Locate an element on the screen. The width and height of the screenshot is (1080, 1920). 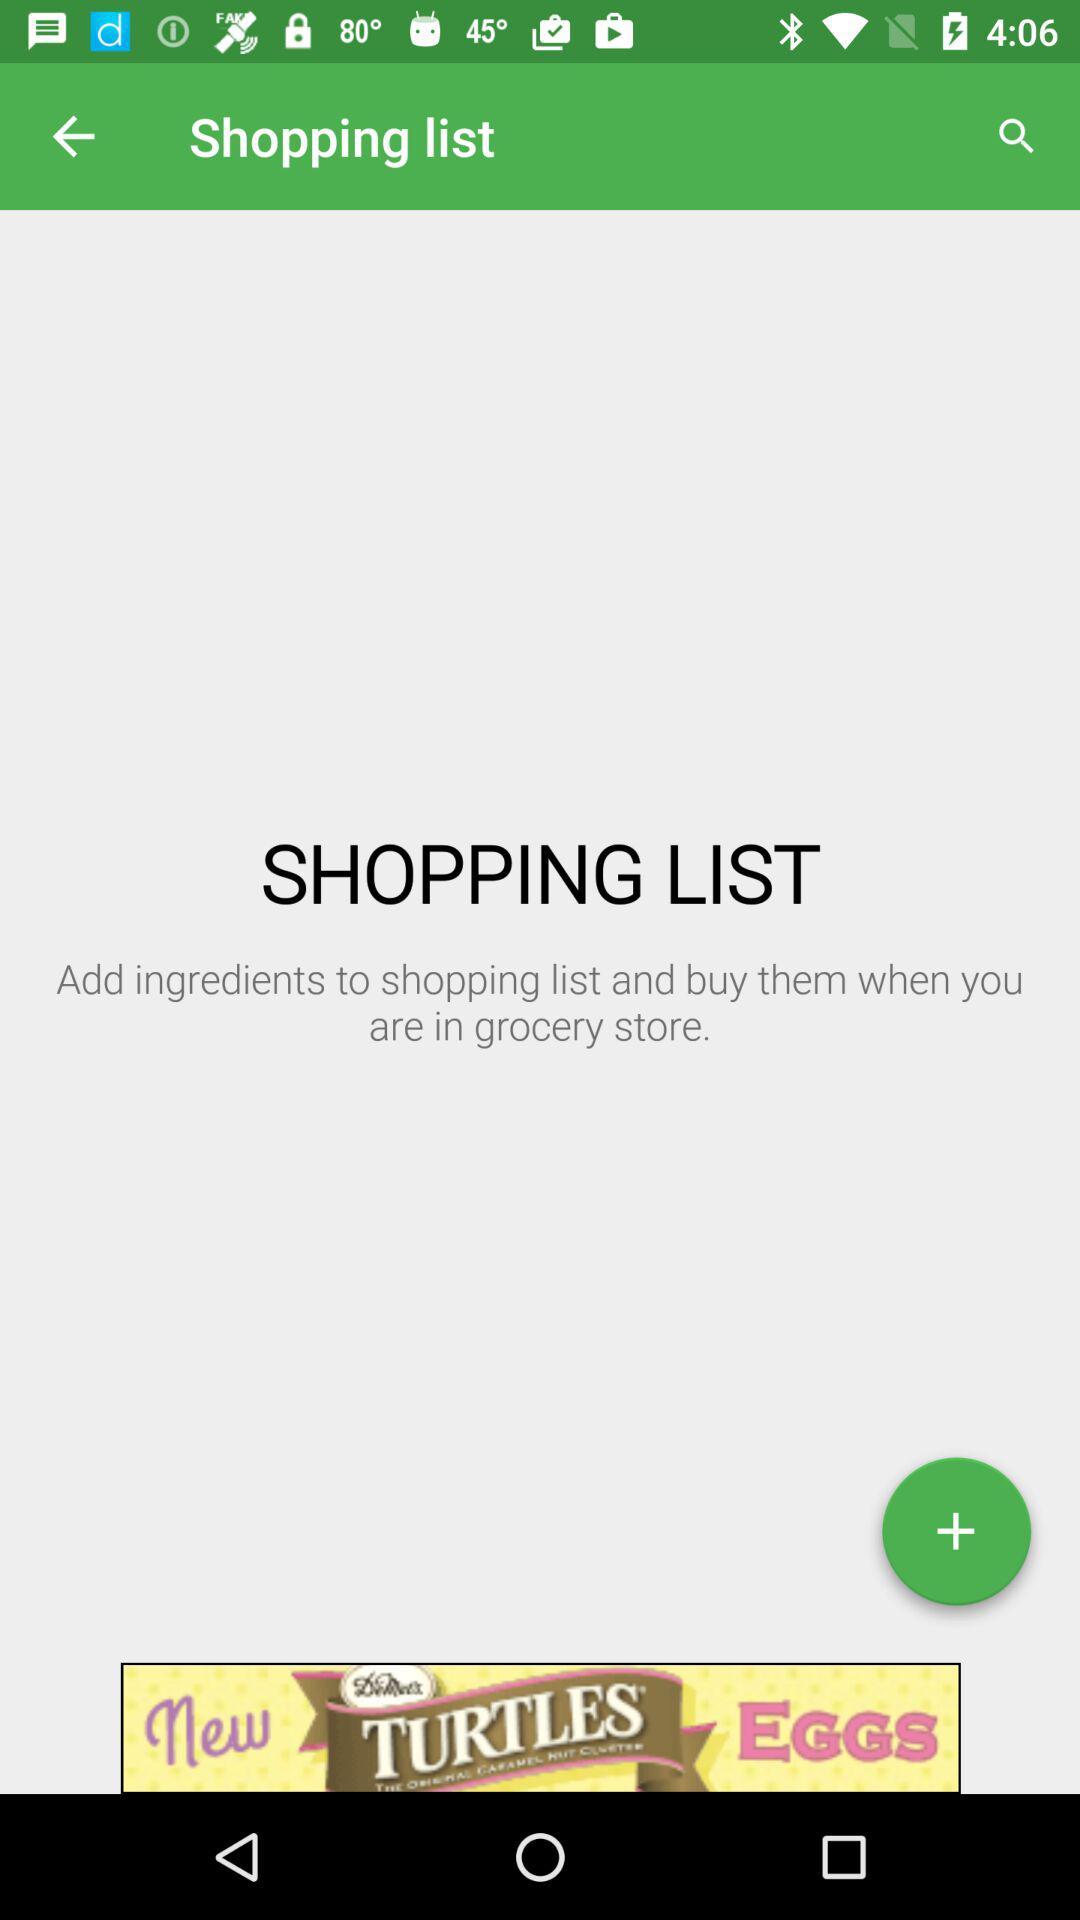
add icon at the bottom right corner is located at coordinates (955, 1538).